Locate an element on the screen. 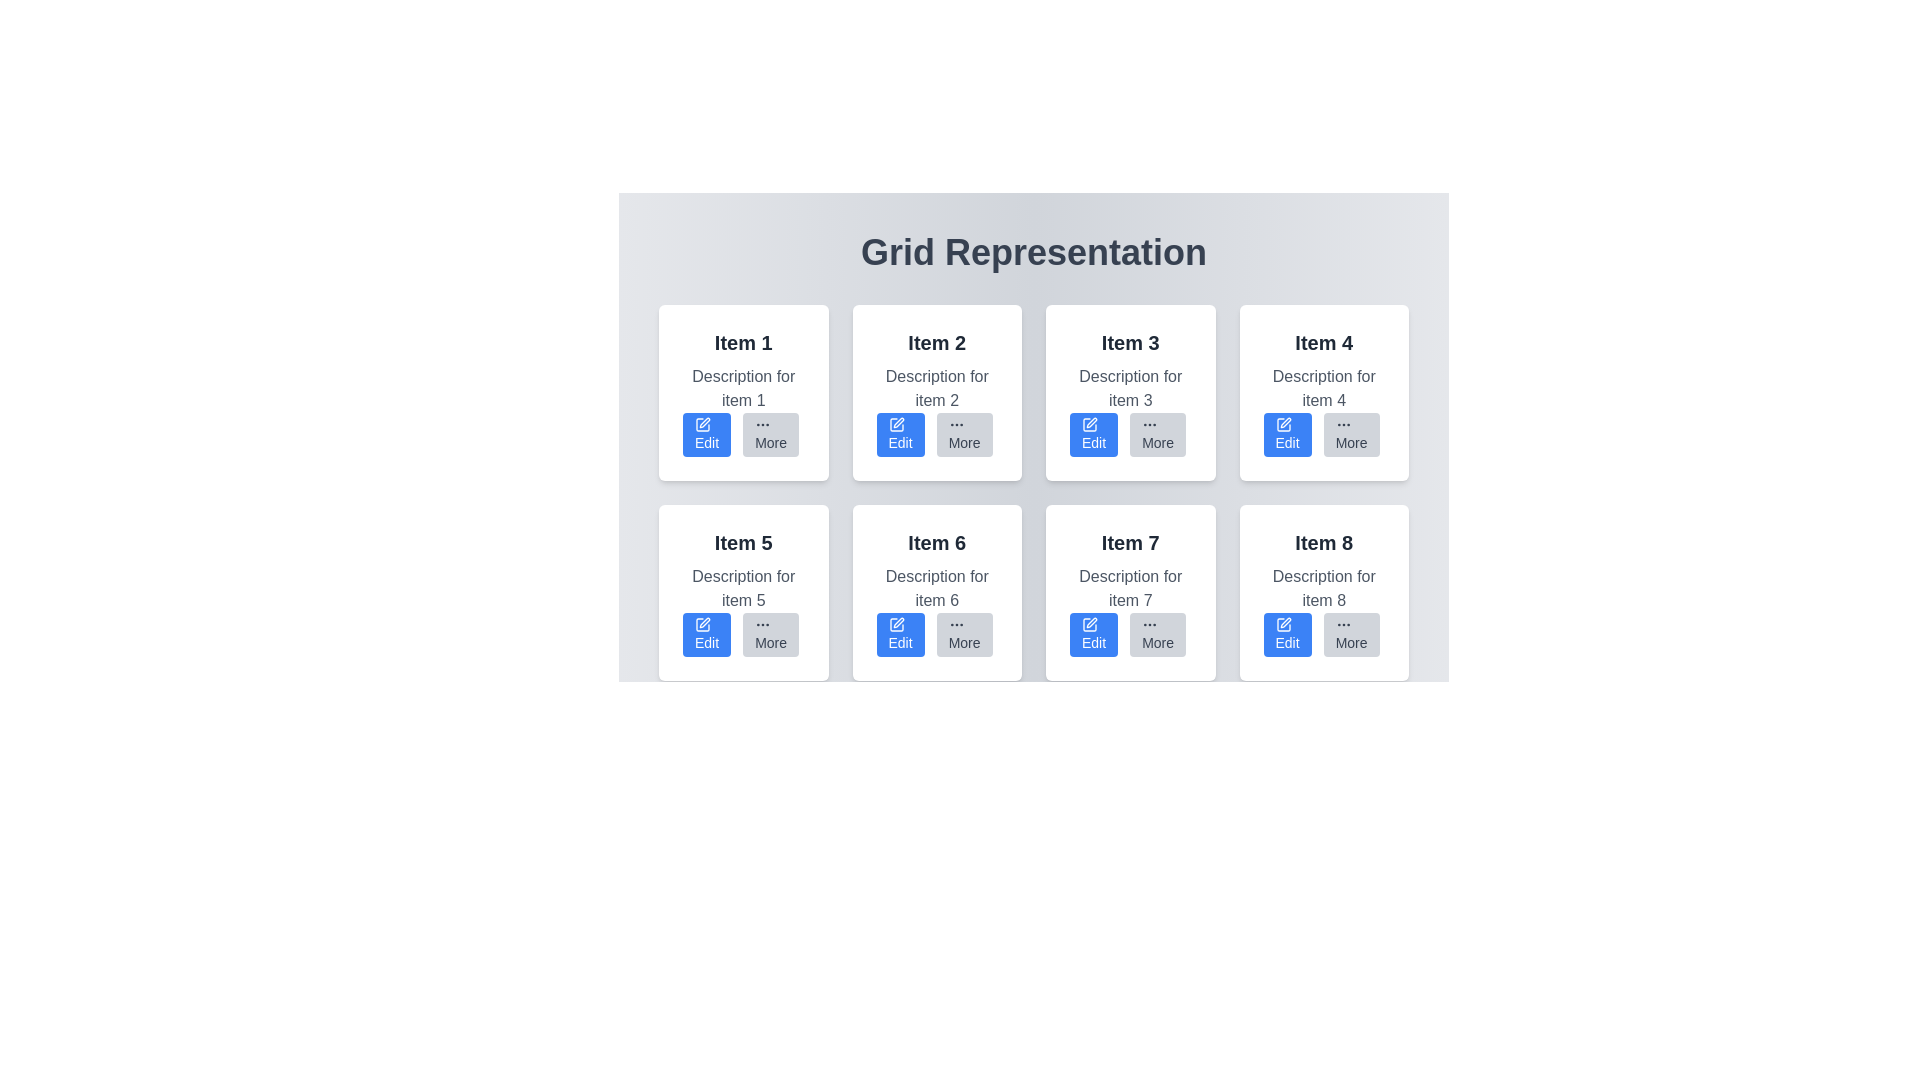 The width and height of the screenshot is (1920, 1080). the graphic icon component representing the editing tool located inside the 'Edit' button of the second item in the grid layout is located at coordinates (895, 423).